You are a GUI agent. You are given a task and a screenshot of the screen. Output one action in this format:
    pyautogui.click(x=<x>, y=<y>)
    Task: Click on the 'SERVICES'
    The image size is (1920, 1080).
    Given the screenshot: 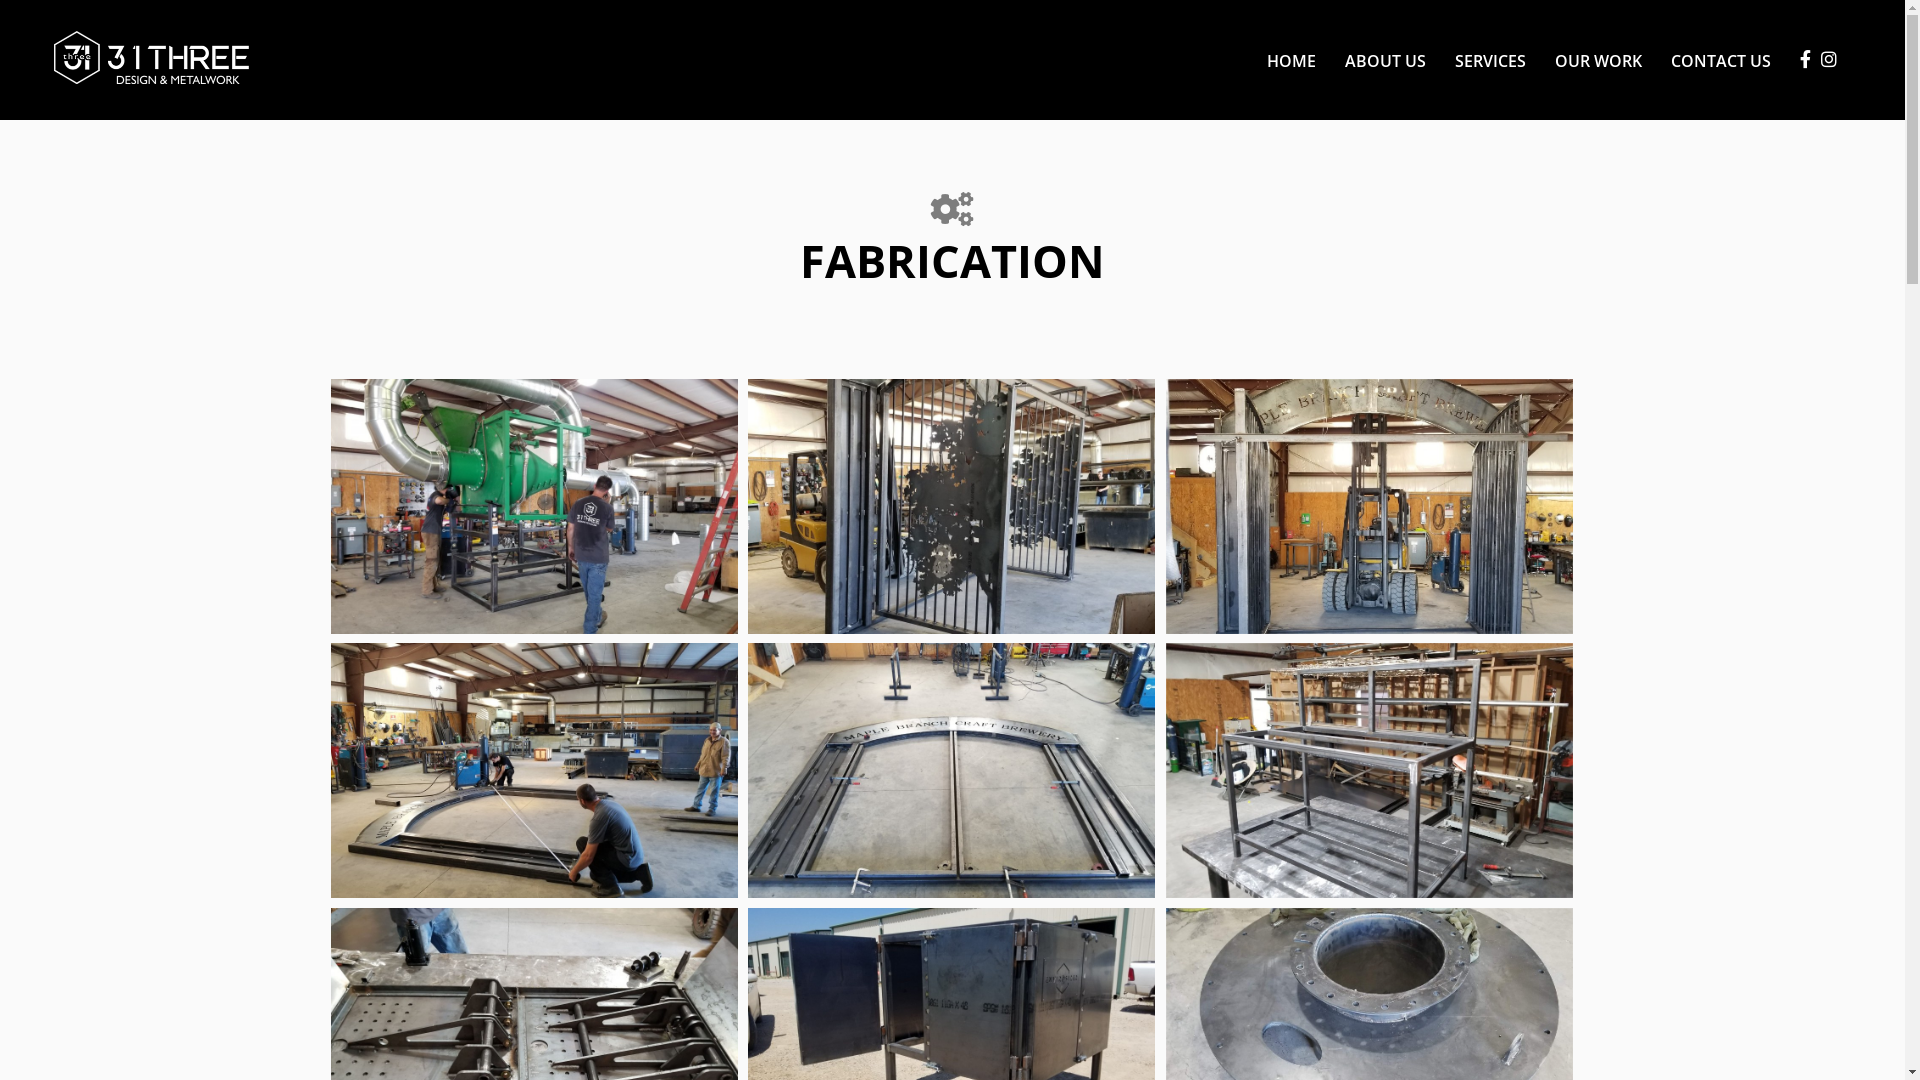 What is the action you would take?
    pyautogui.click(x=1440, y=59)
    